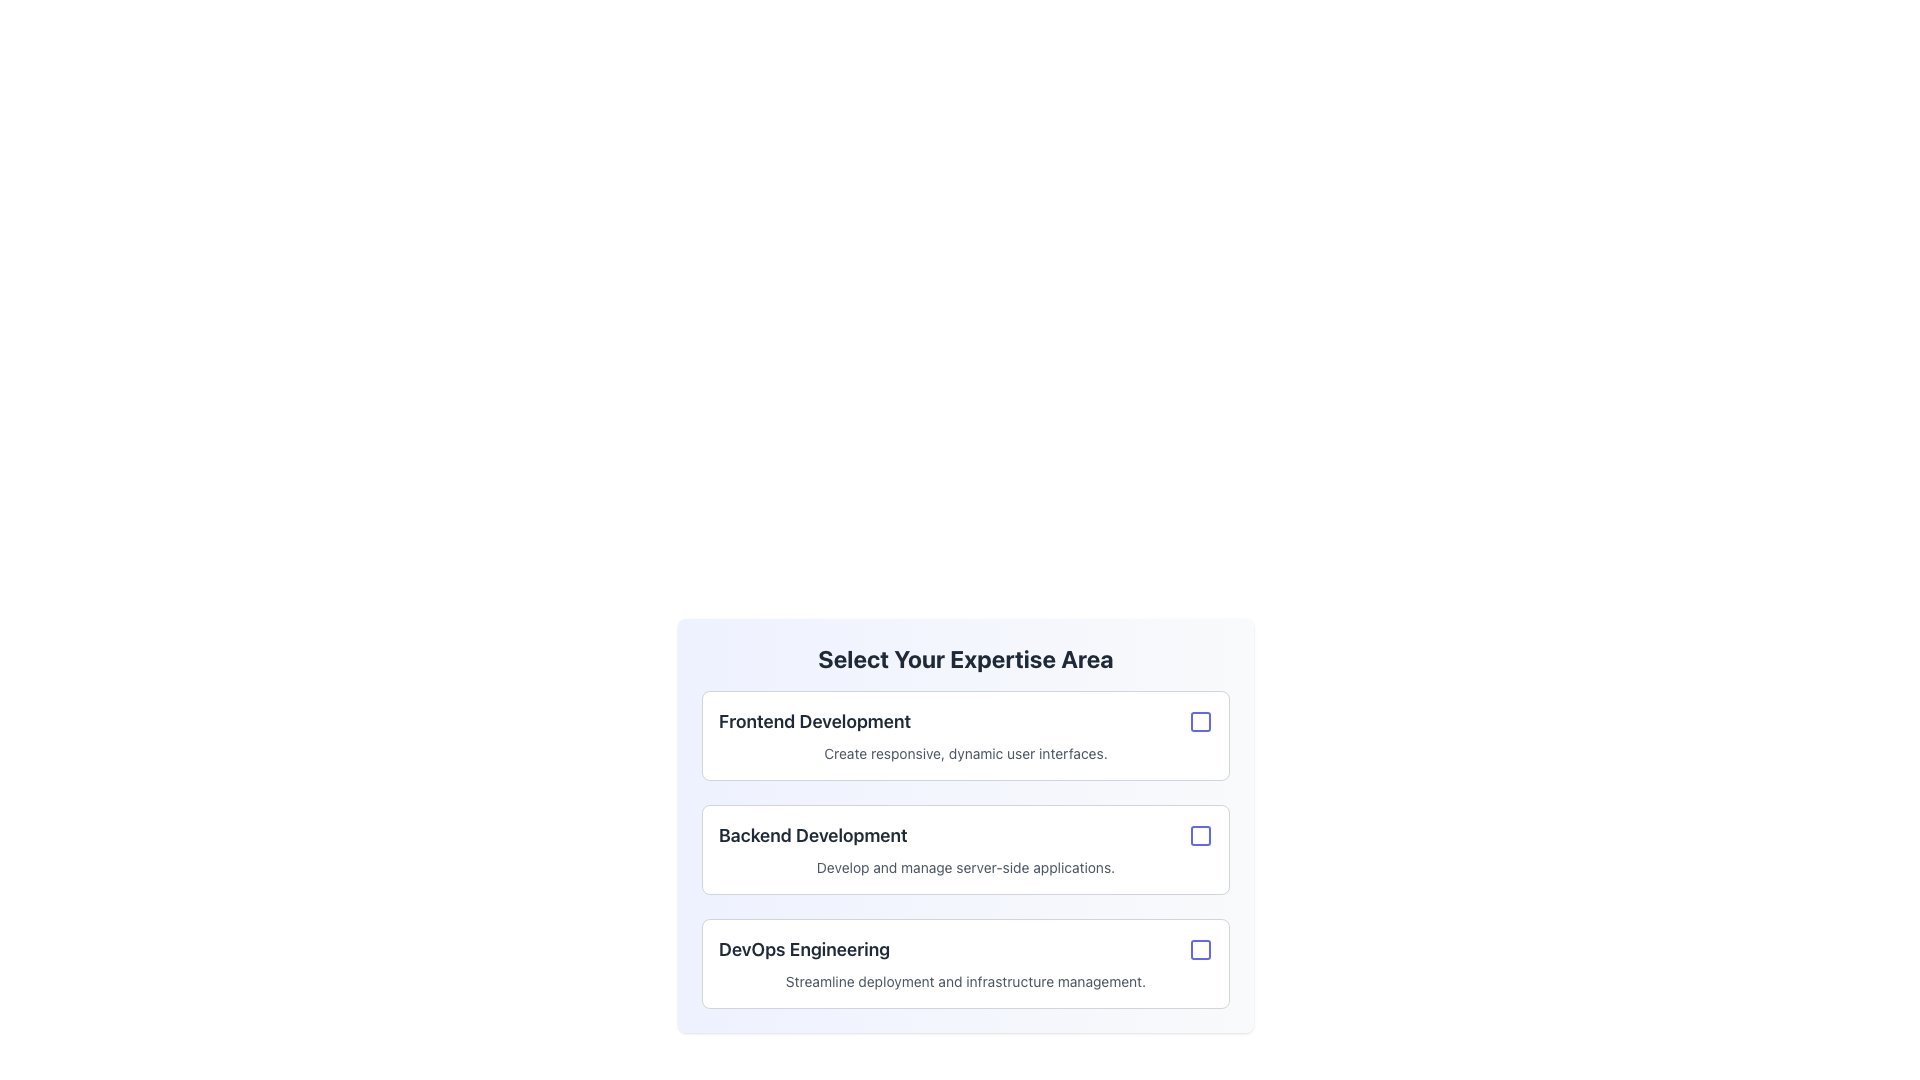 This screenshot has width=1920, height=1080. What do you see at coordinates (1200, 948) in the screenshot?
I see `the selectable checkbox for the 'DevOps Engineering' option to observe any hover effects` at bounding box center [1200, 948].